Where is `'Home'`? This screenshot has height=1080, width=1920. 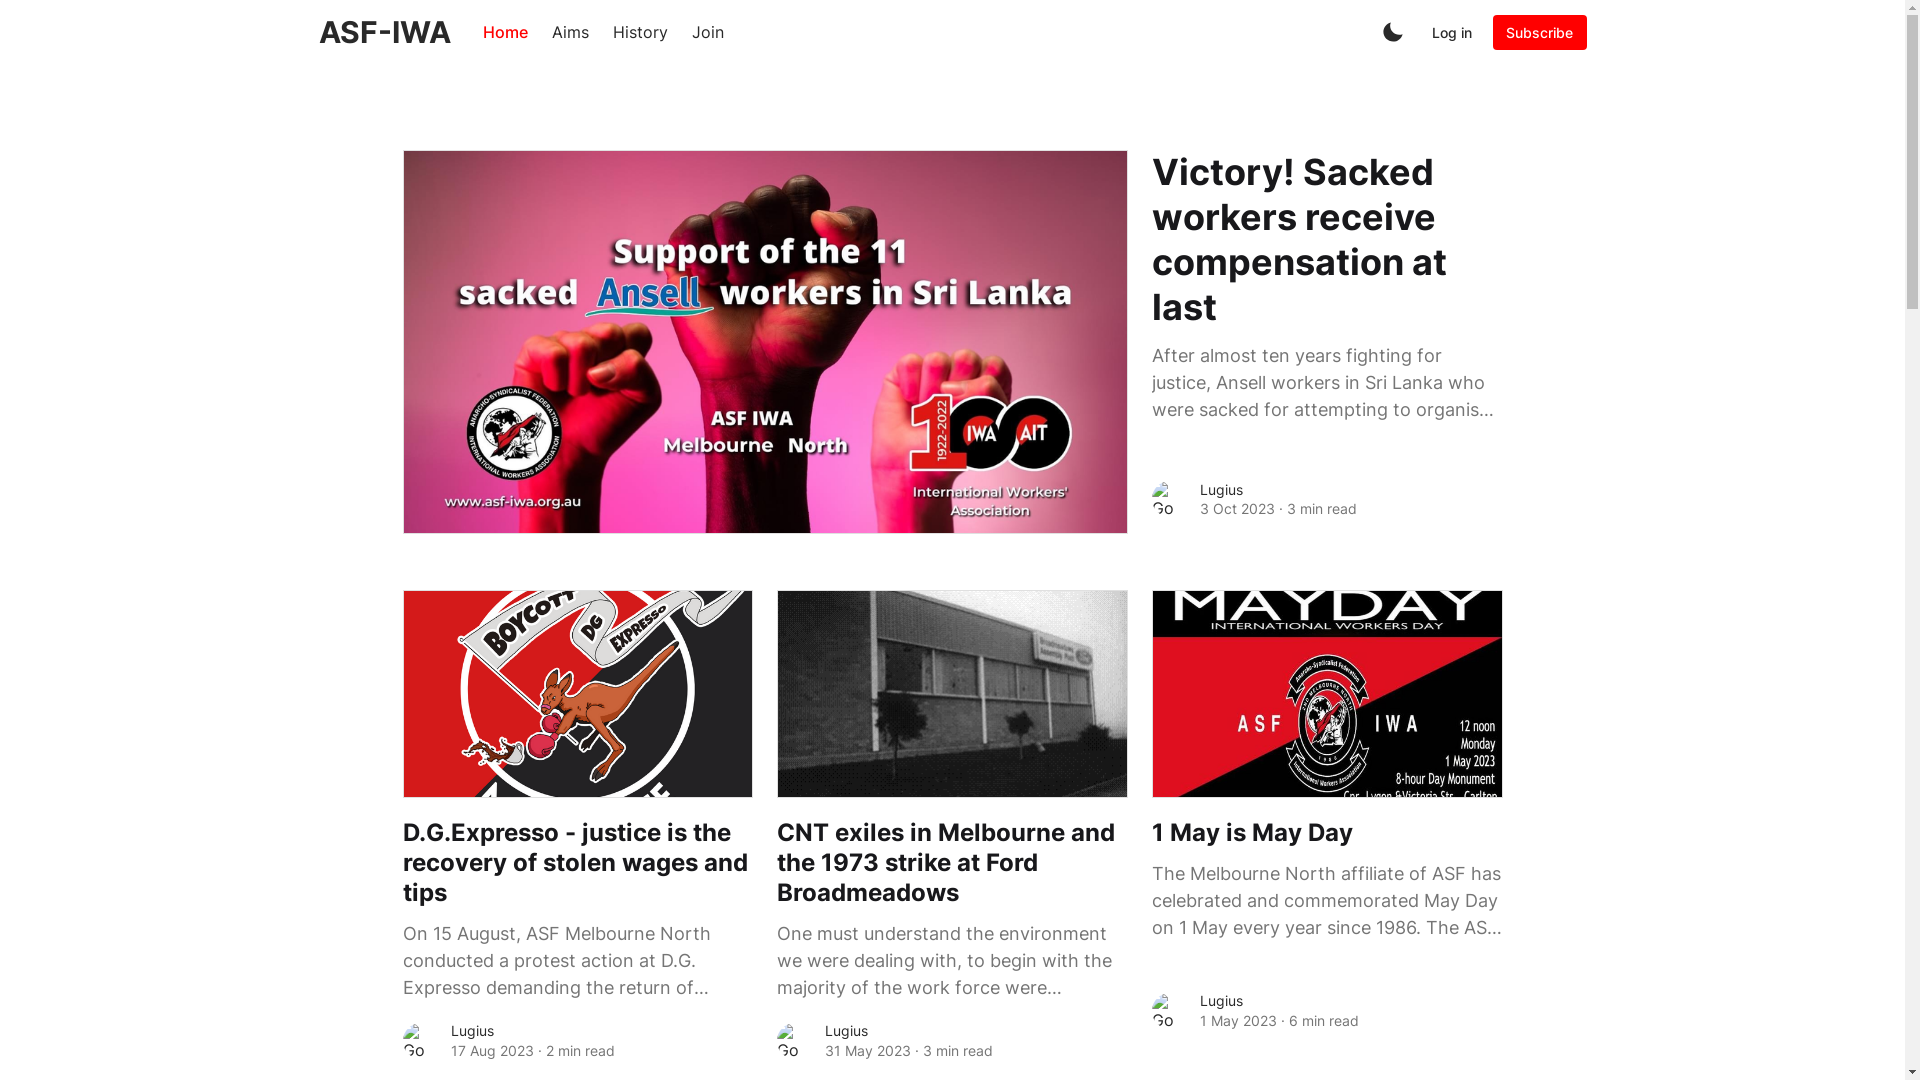 'Home' is located at coordinates (504, 31).